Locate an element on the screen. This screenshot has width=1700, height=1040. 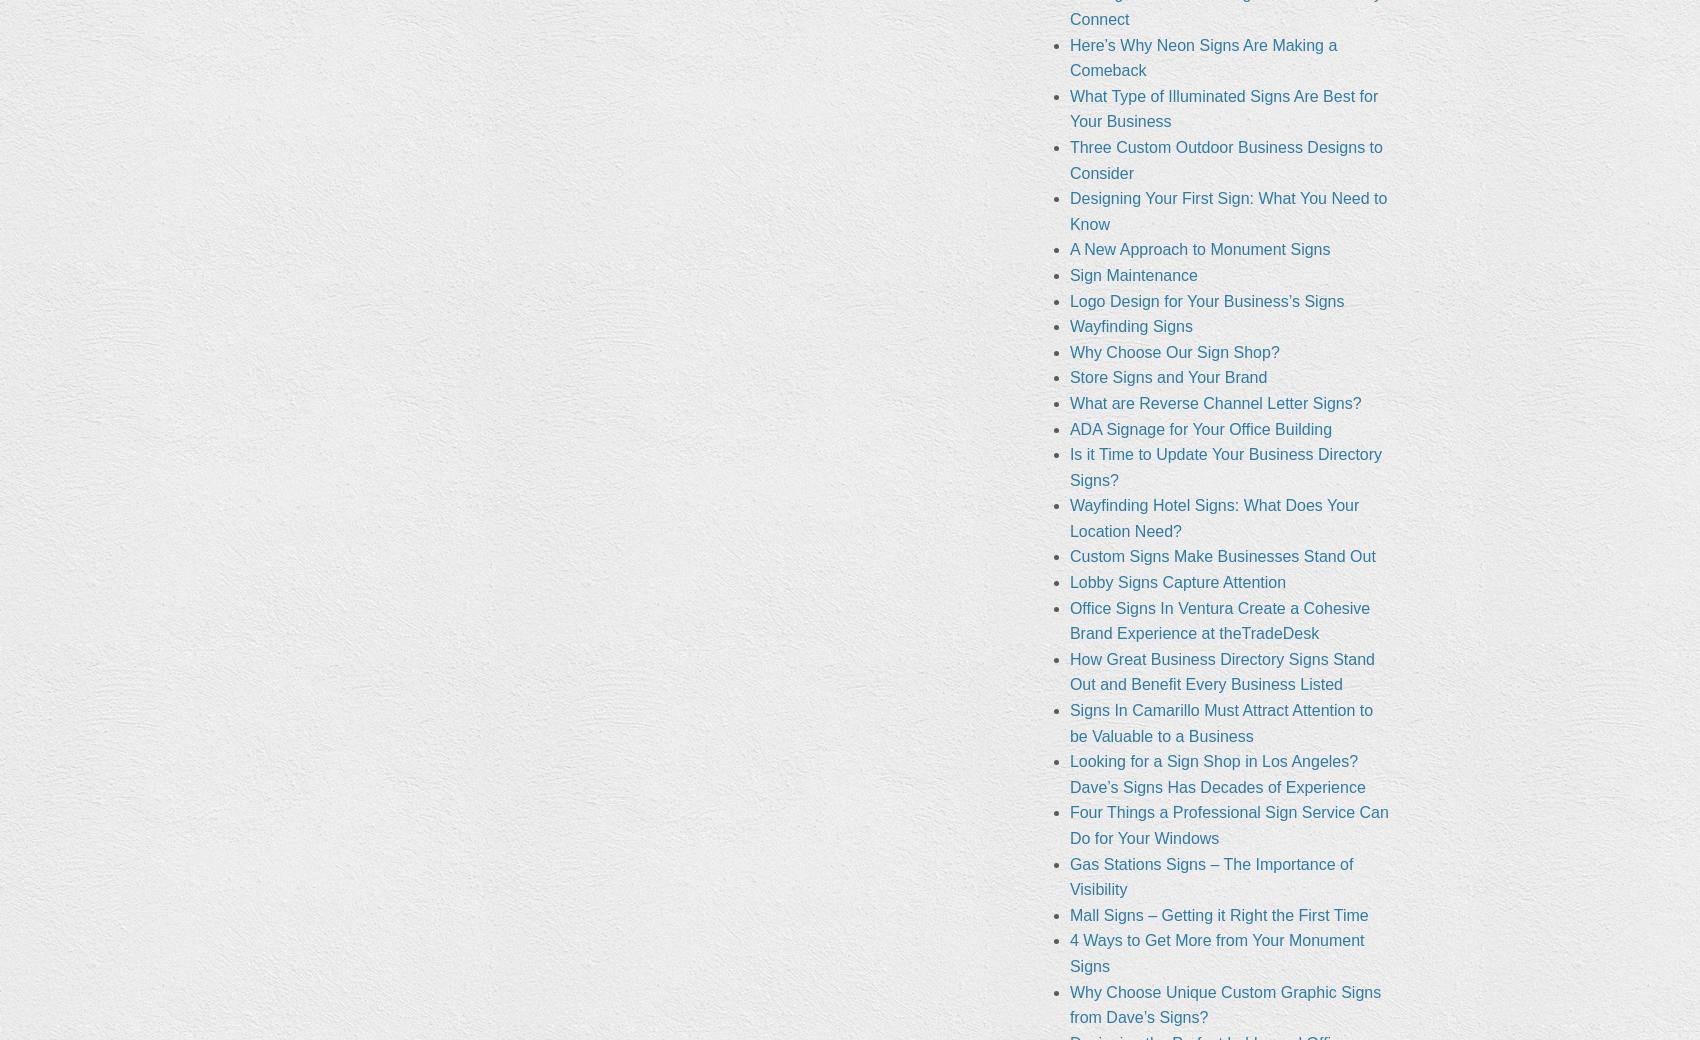
'A New Approach to Monument Signs' is located at coordinates (1198, 249).